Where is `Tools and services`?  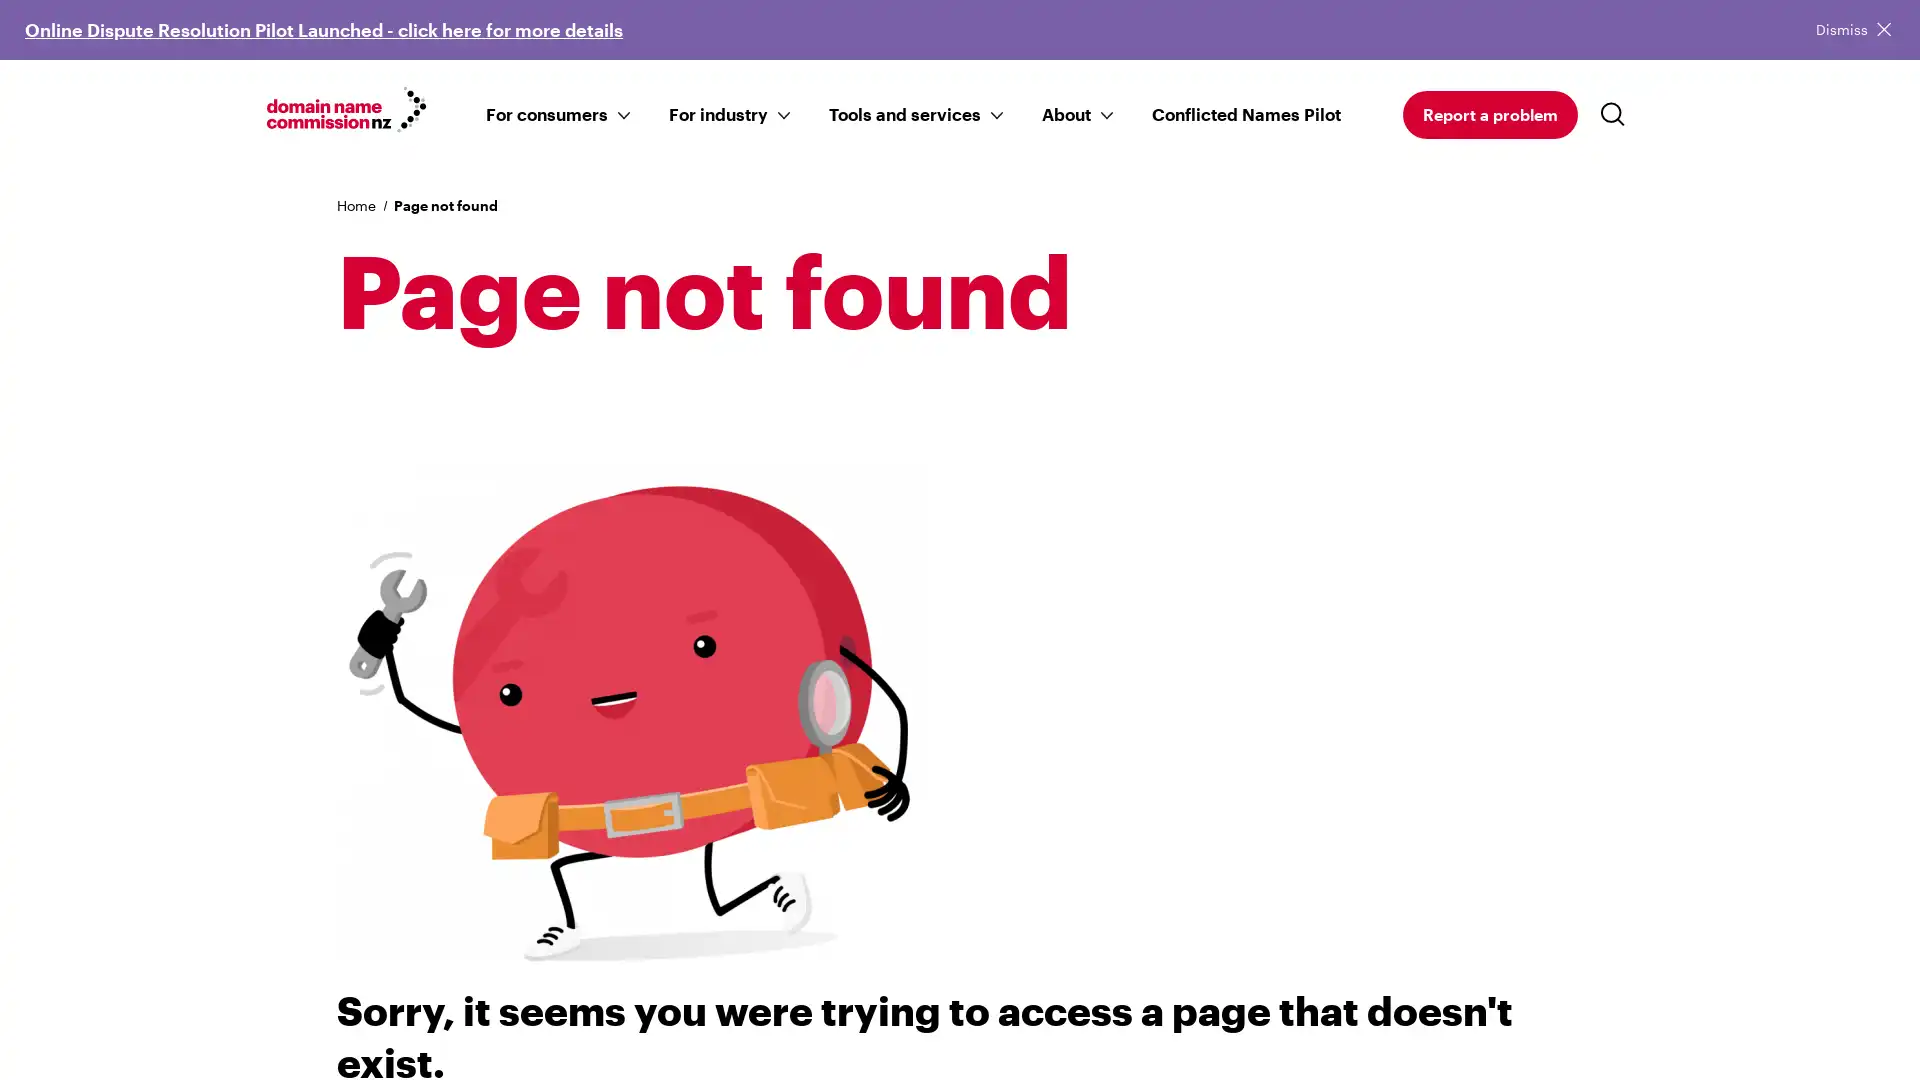 Tools and services is located at coordinates (902, 111).